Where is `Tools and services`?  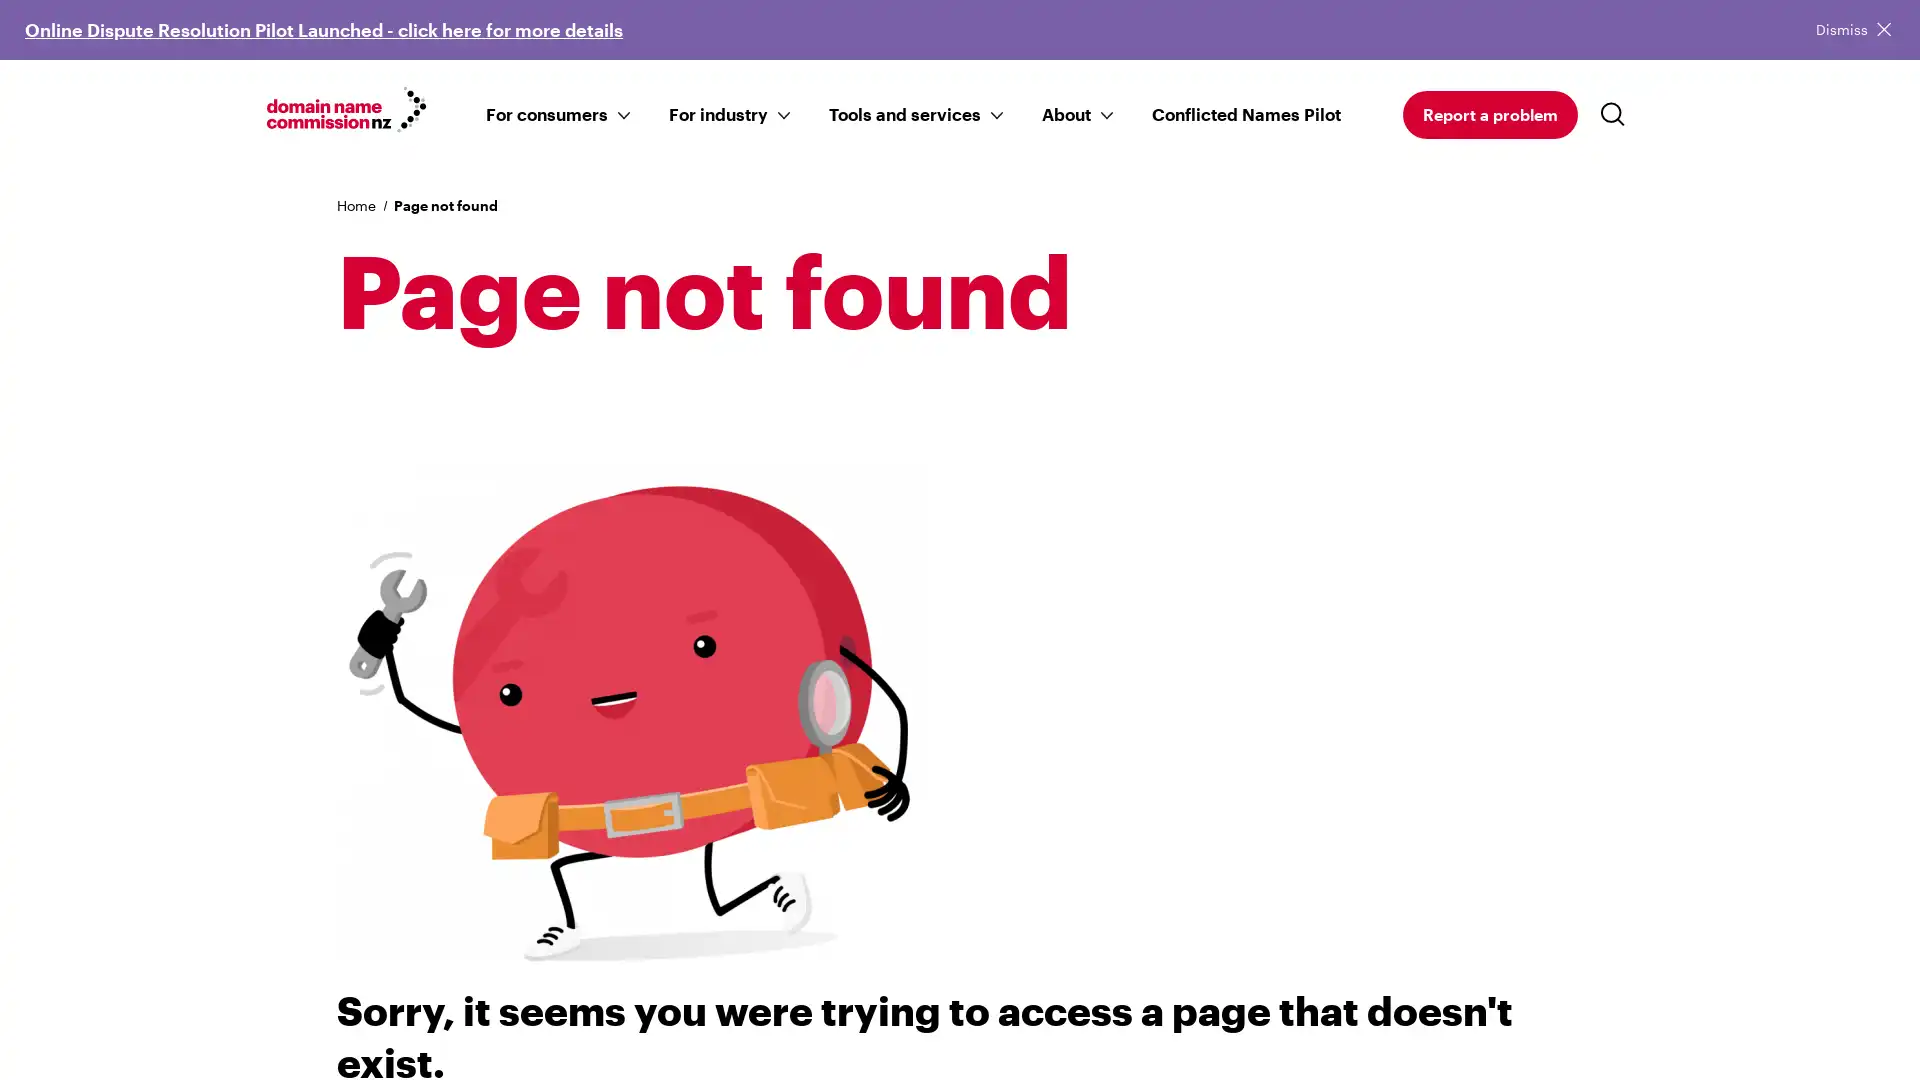 Tools and services is located at coordinates (902, 111).